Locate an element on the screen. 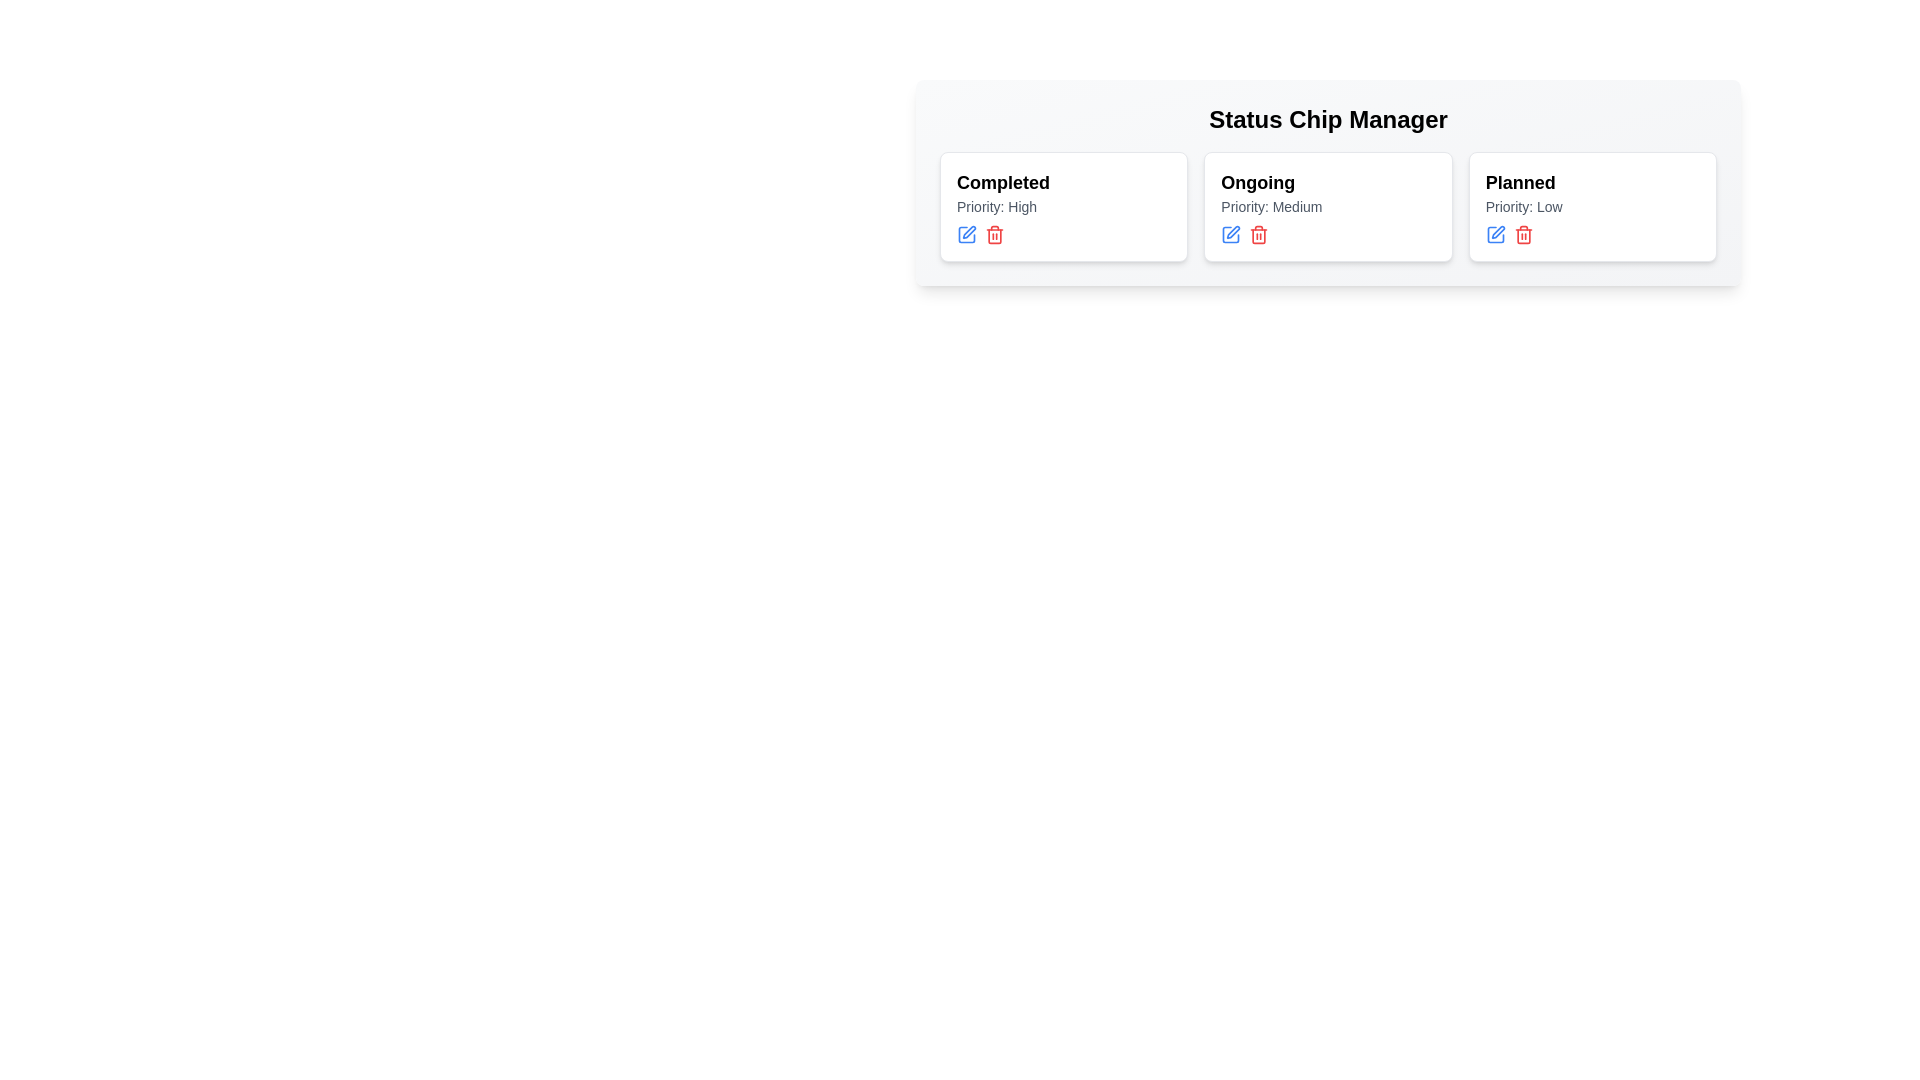 This screenshot has width=1920, height=1080. the trash icon of the chip labeled Completed to delete it is located at coordinates (994, 234).